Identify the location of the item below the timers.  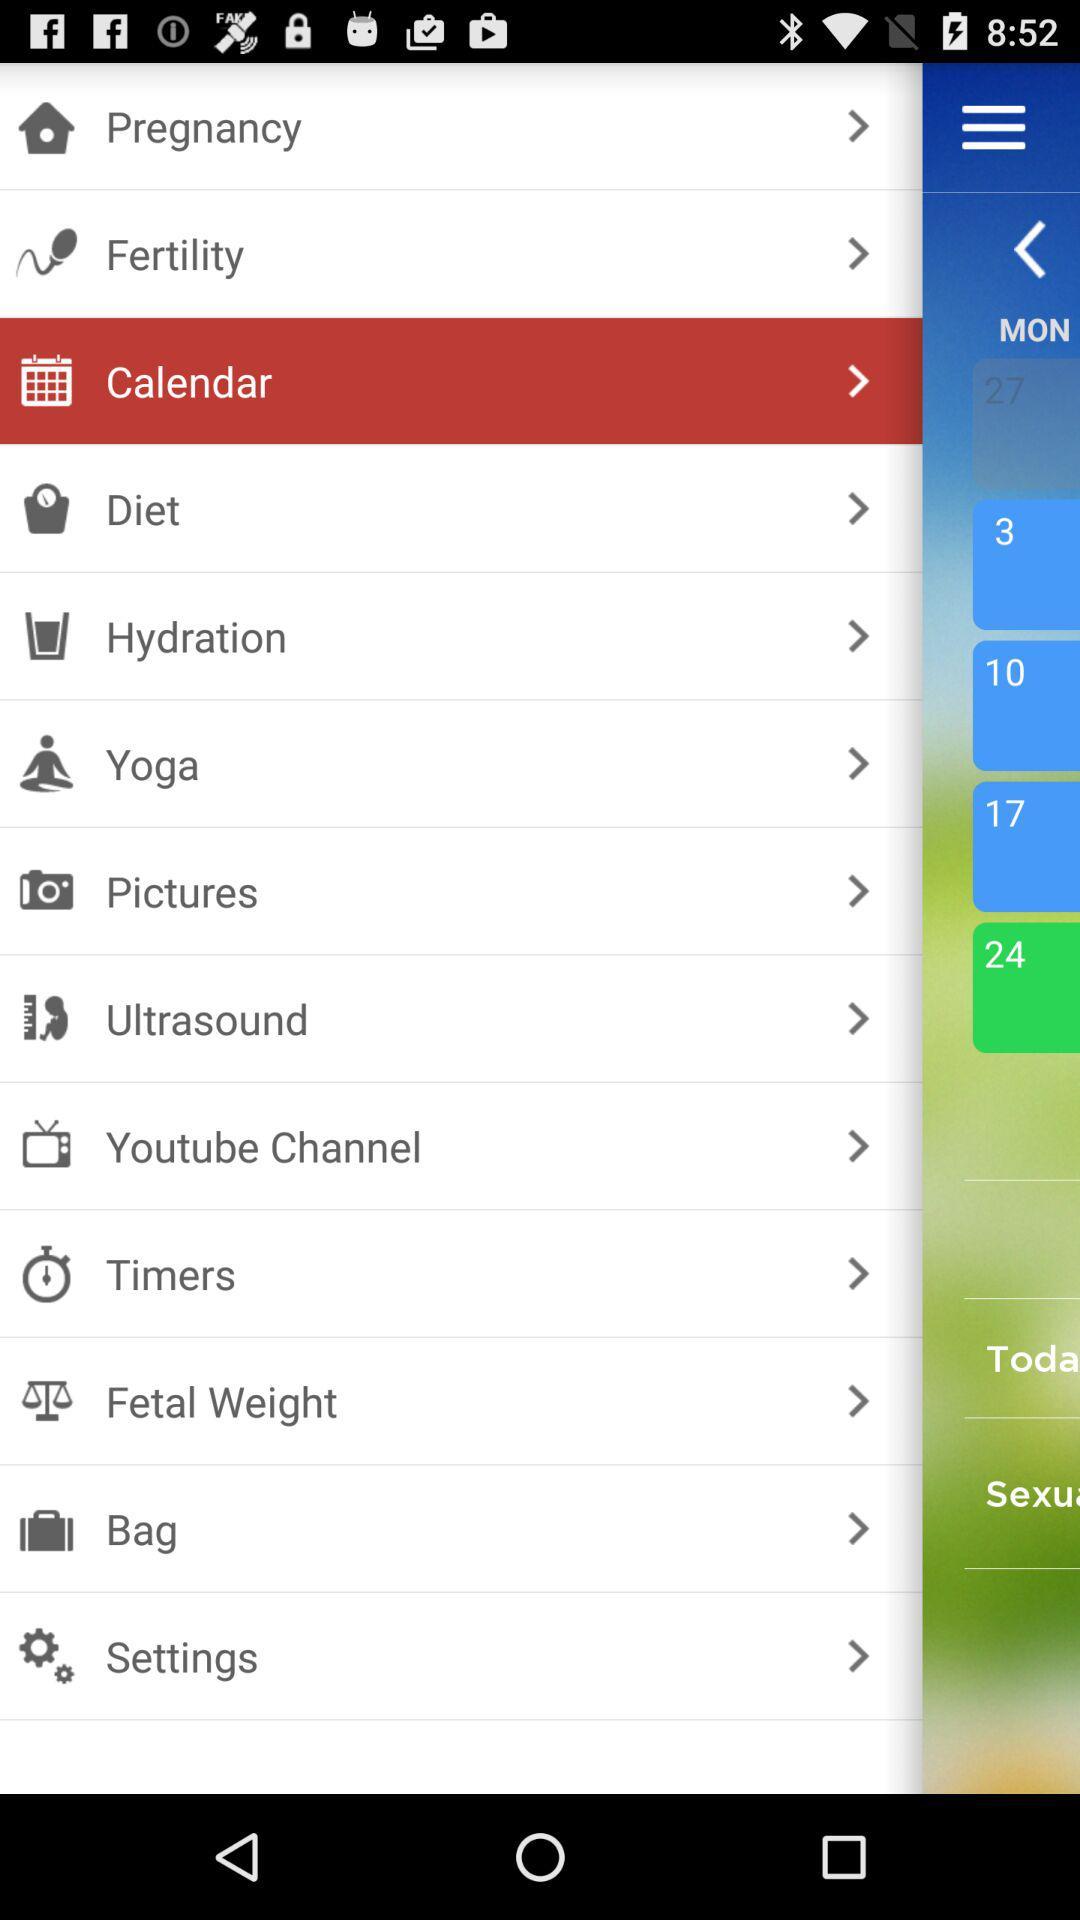
(457, 1400).